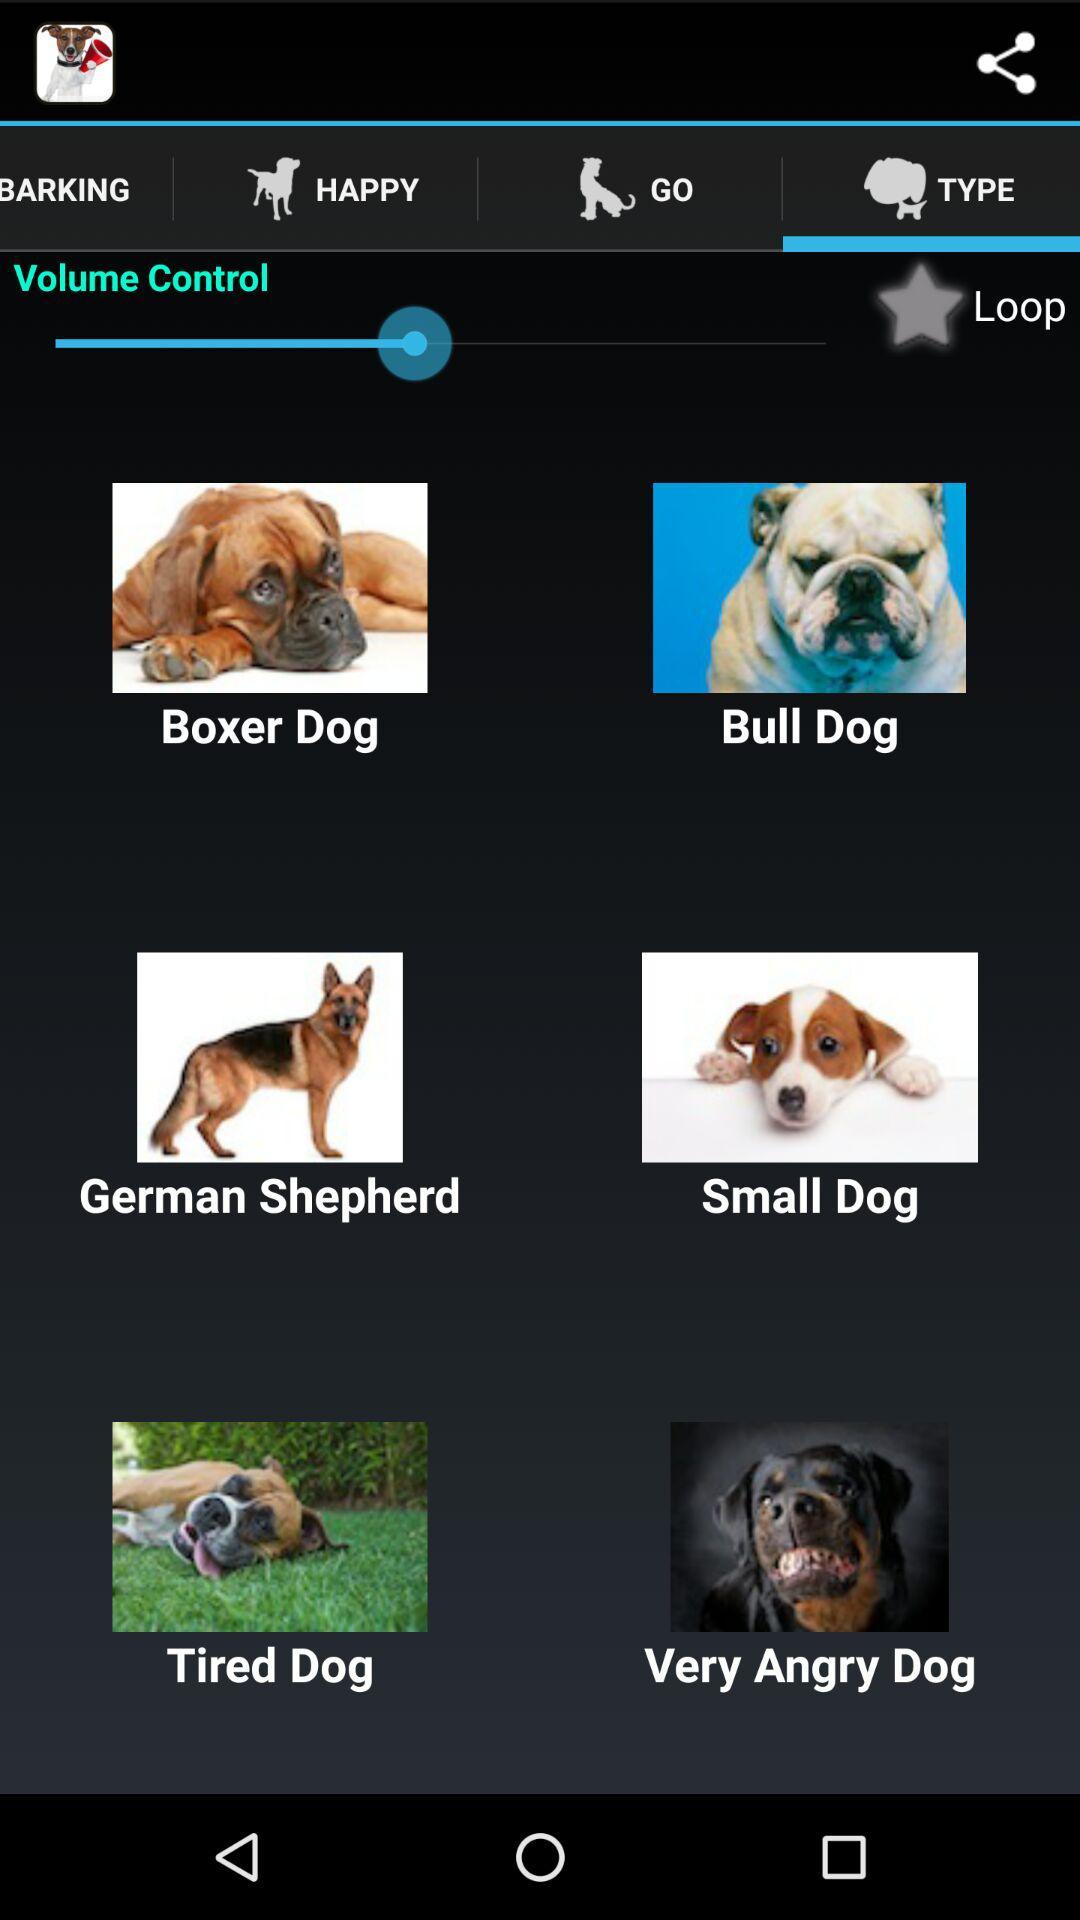  What do you see at coordinates (966, 303) in the screenshot?
I see `the button above the bull dog button` at bounding box center [966, 303].